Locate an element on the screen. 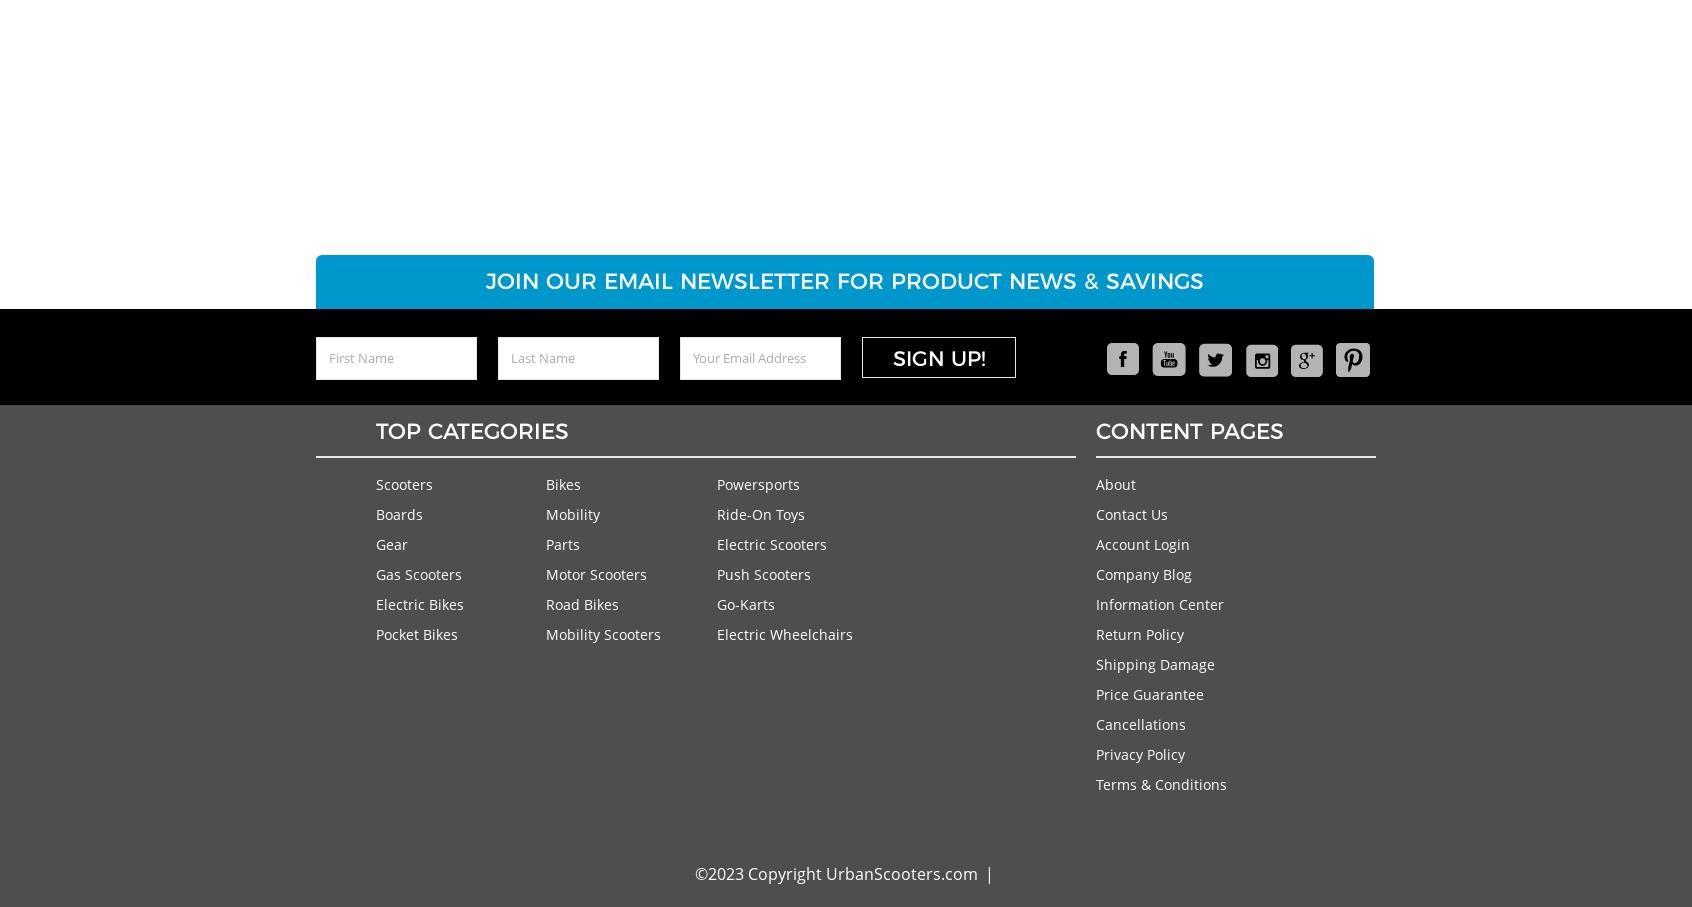 This screenshot has width=1692, height=907. 'Privacy Policy' is located at coordinates (1139, 752).